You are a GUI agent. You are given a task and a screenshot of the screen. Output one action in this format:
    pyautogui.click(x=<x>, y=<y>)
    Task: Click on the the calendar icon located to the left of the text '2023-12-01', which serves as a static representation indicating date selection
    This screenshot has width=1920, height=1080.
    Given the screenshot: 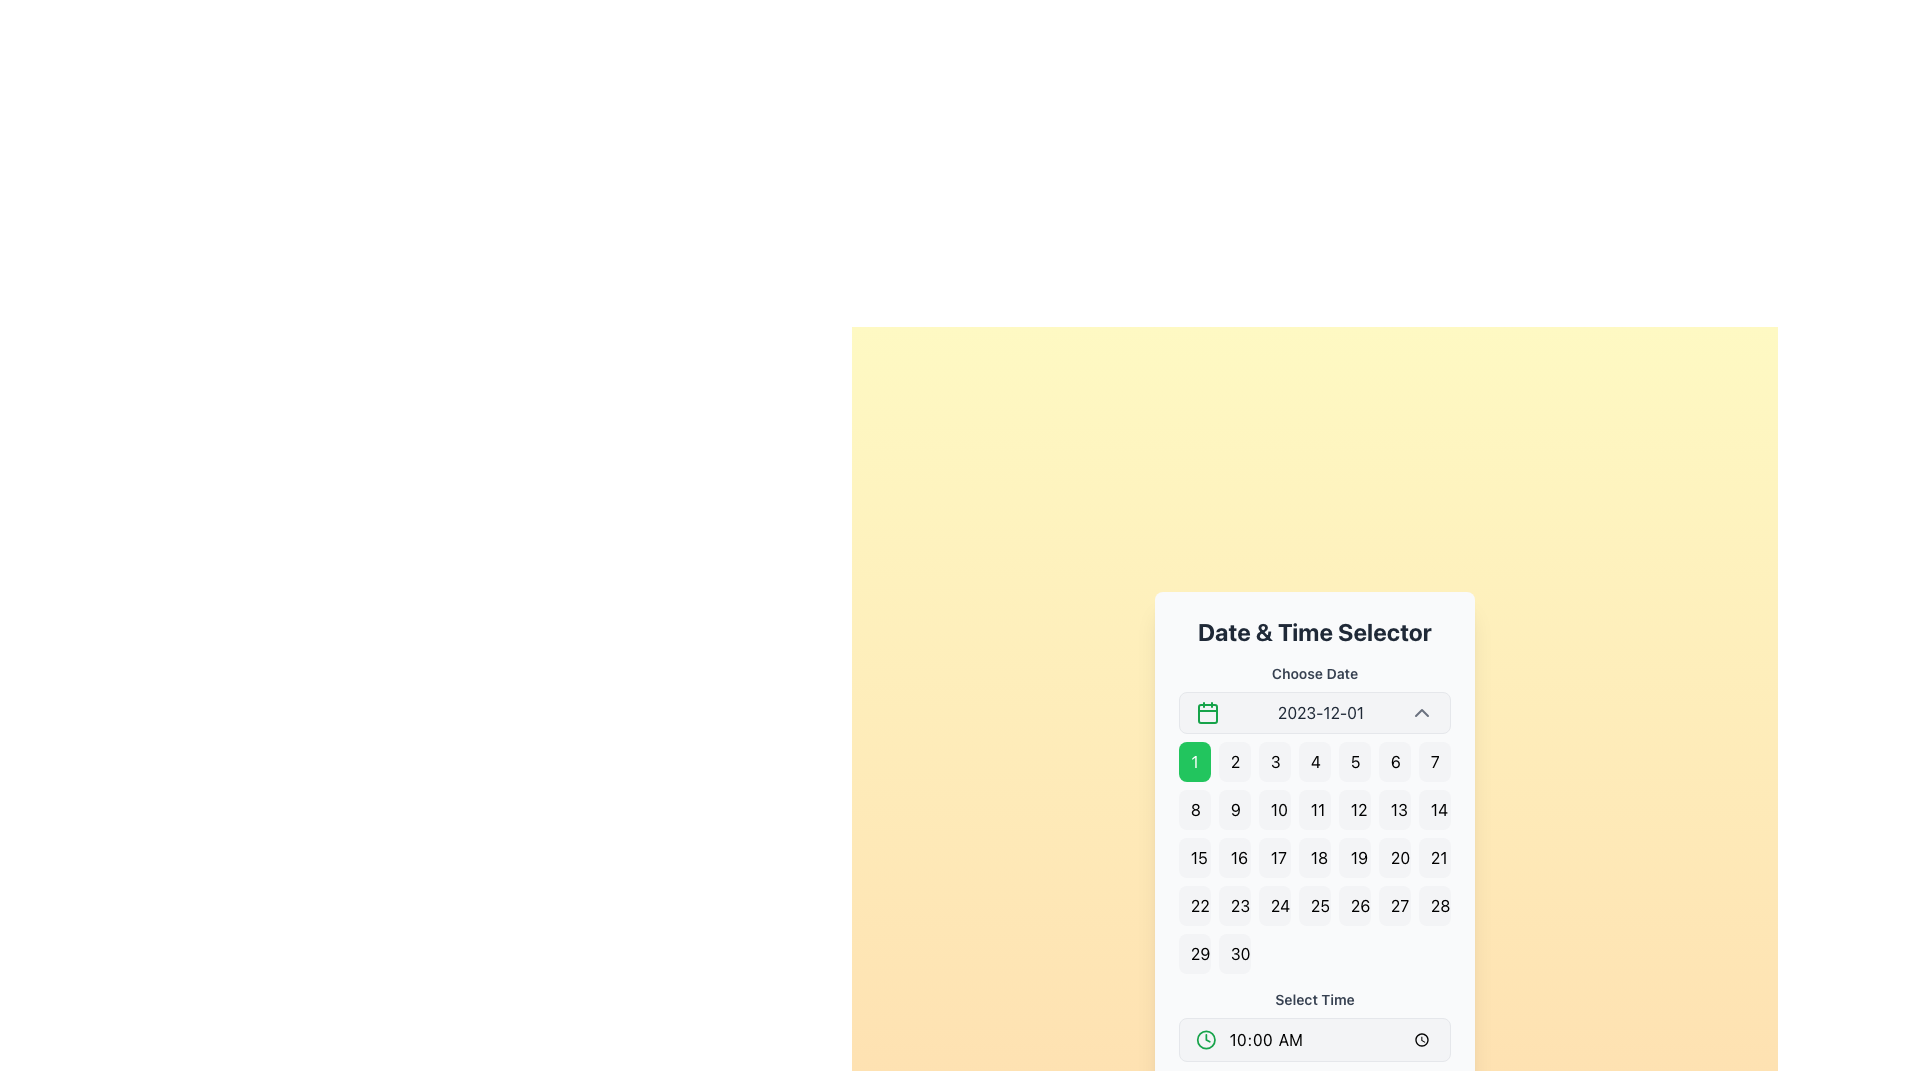 What is the action you would take?
    pyautogui.click(x=1207, y=712)
    